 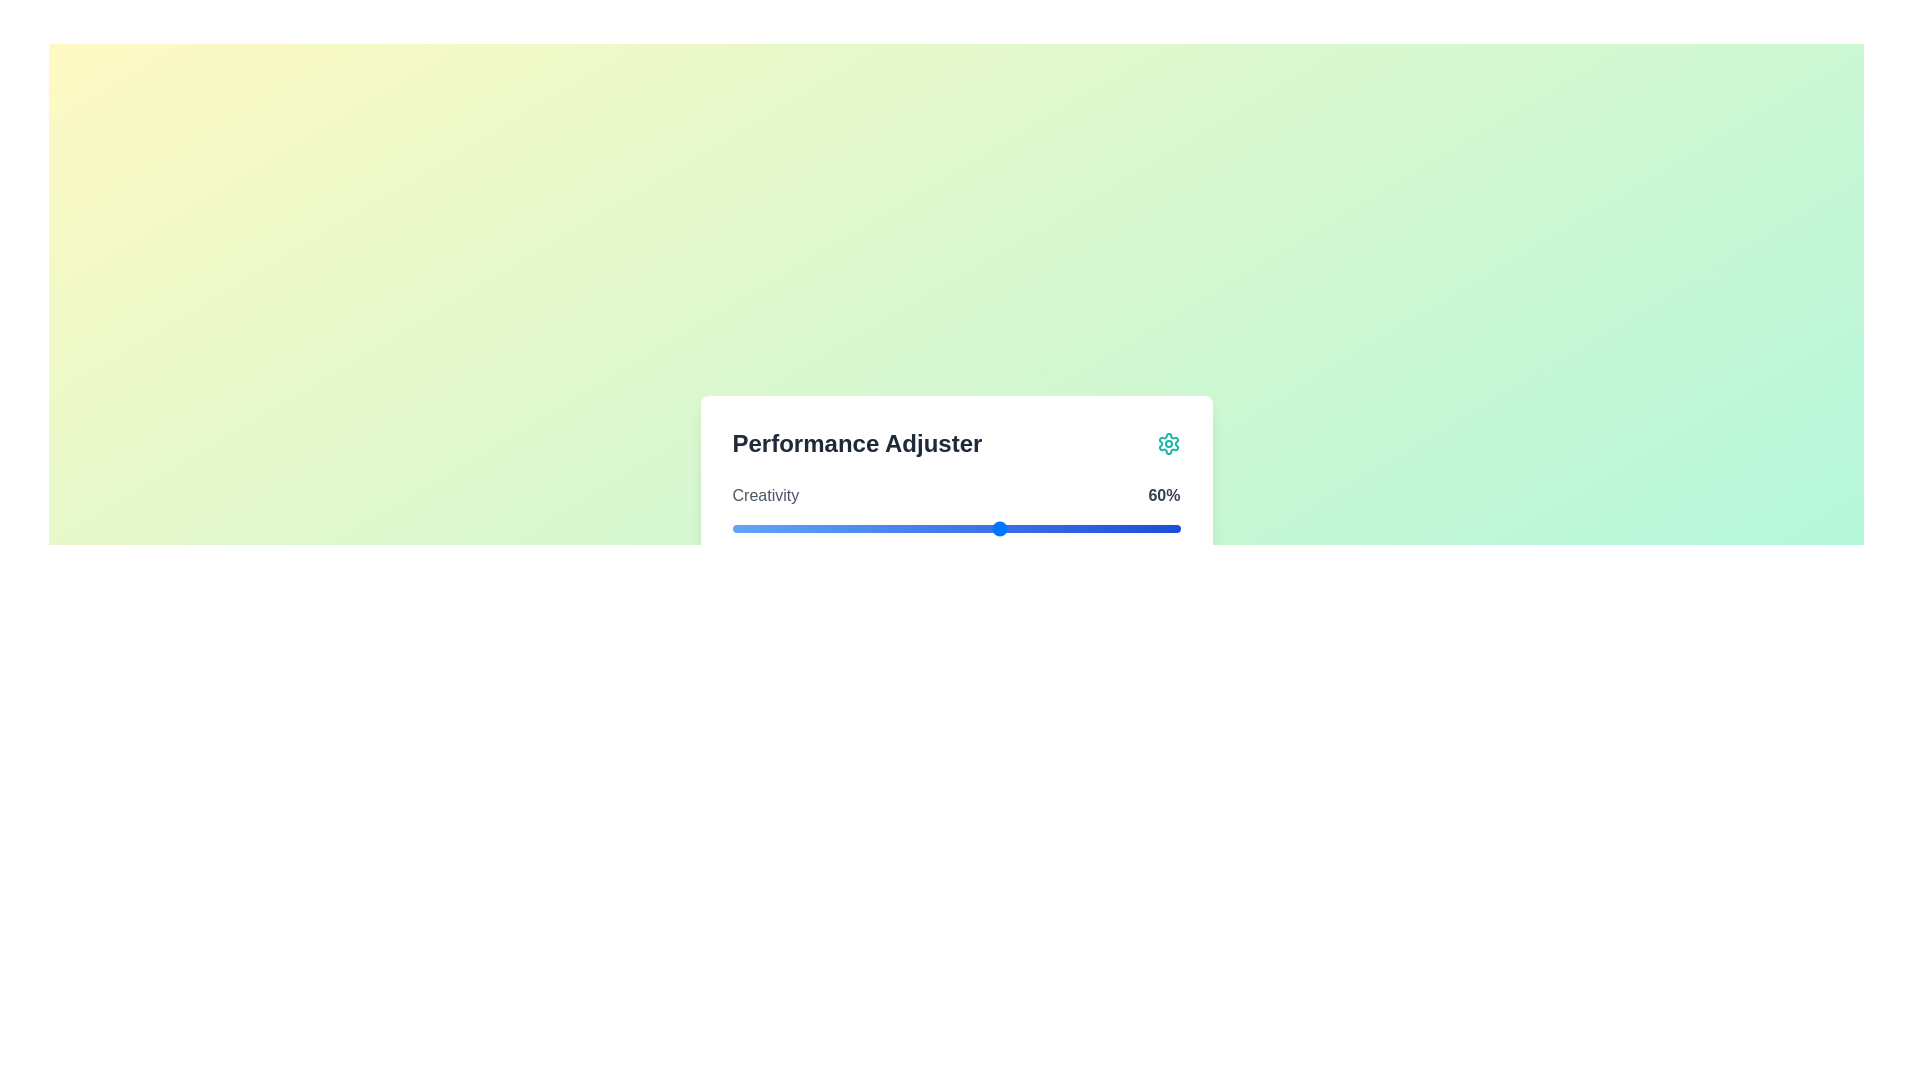 I want to click on the slider to set the value to 7%, so click(x=762, y=527).